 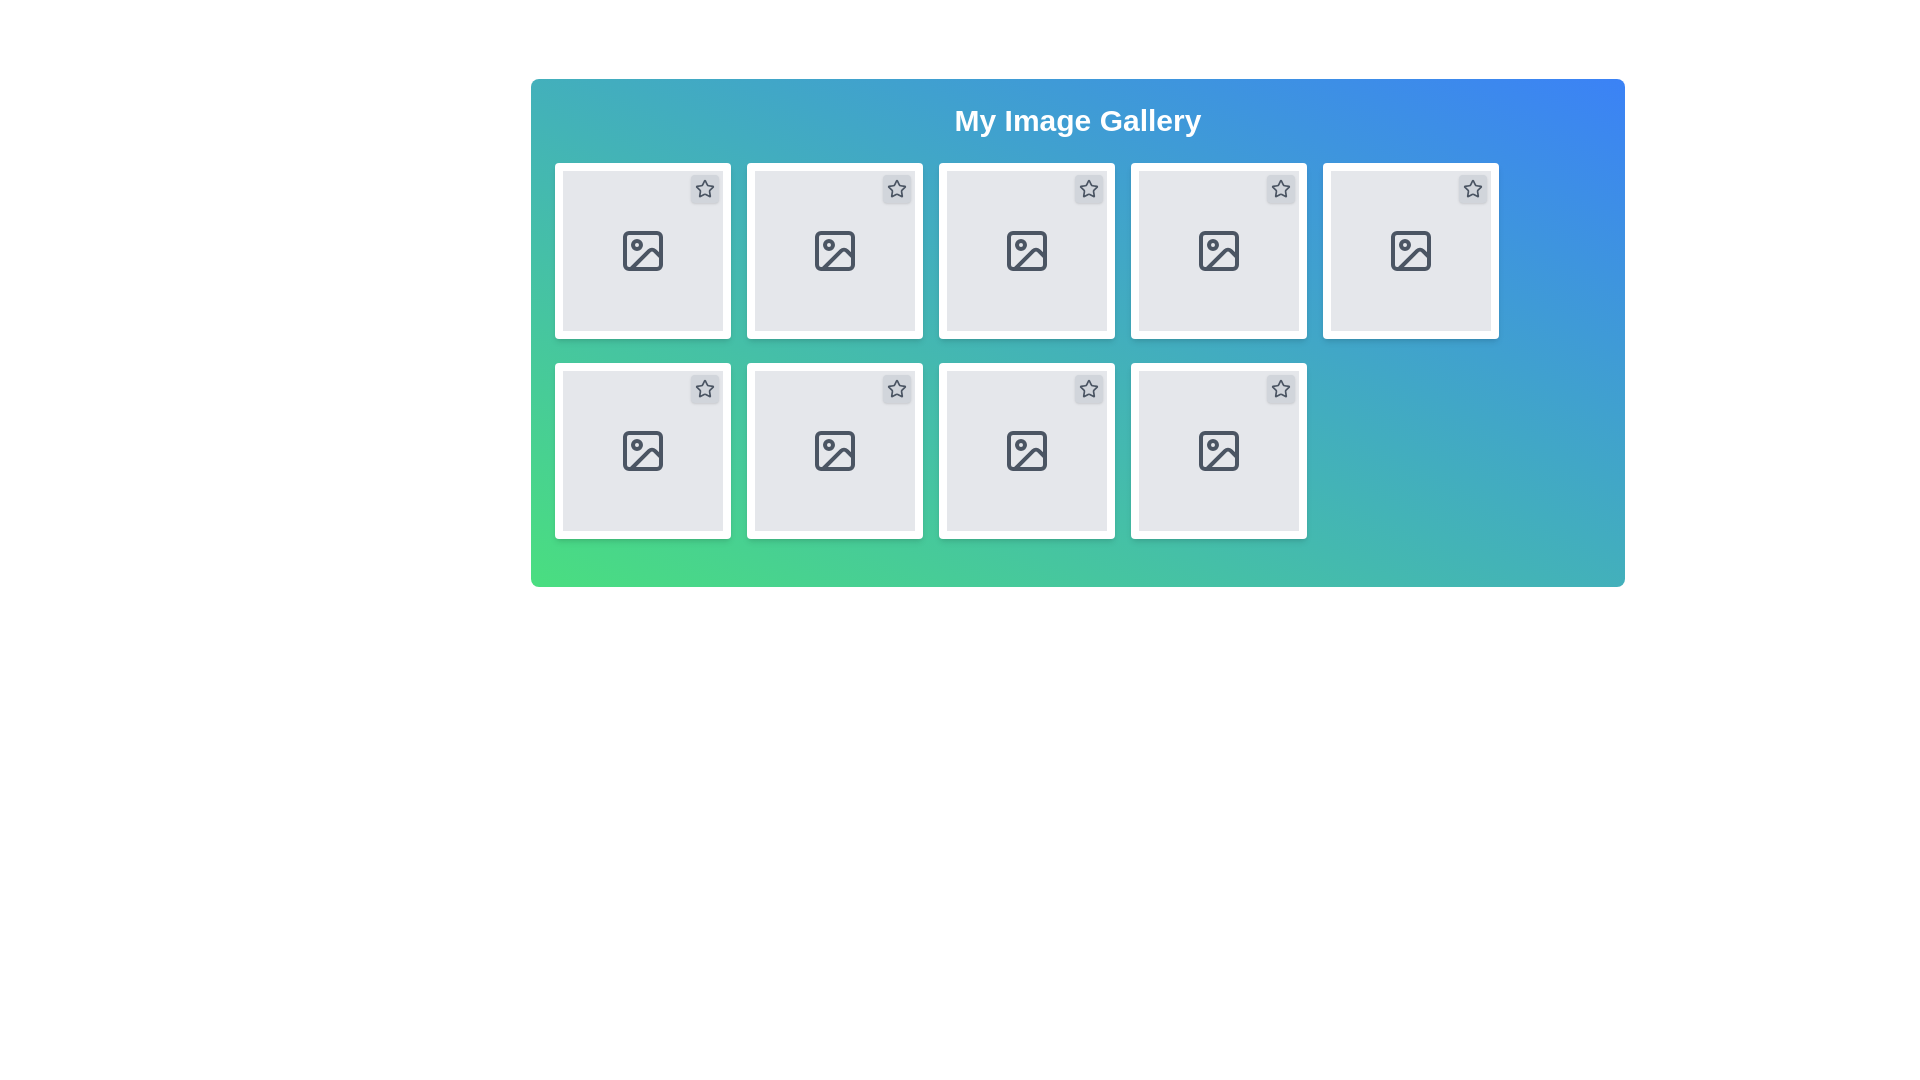 What do you see at coordinates (896, 189) in the screenshot?
I see `the star-shaped icon located at the top right corner of the gallery item in the second column of the top row` at bounding box center [896, 189].